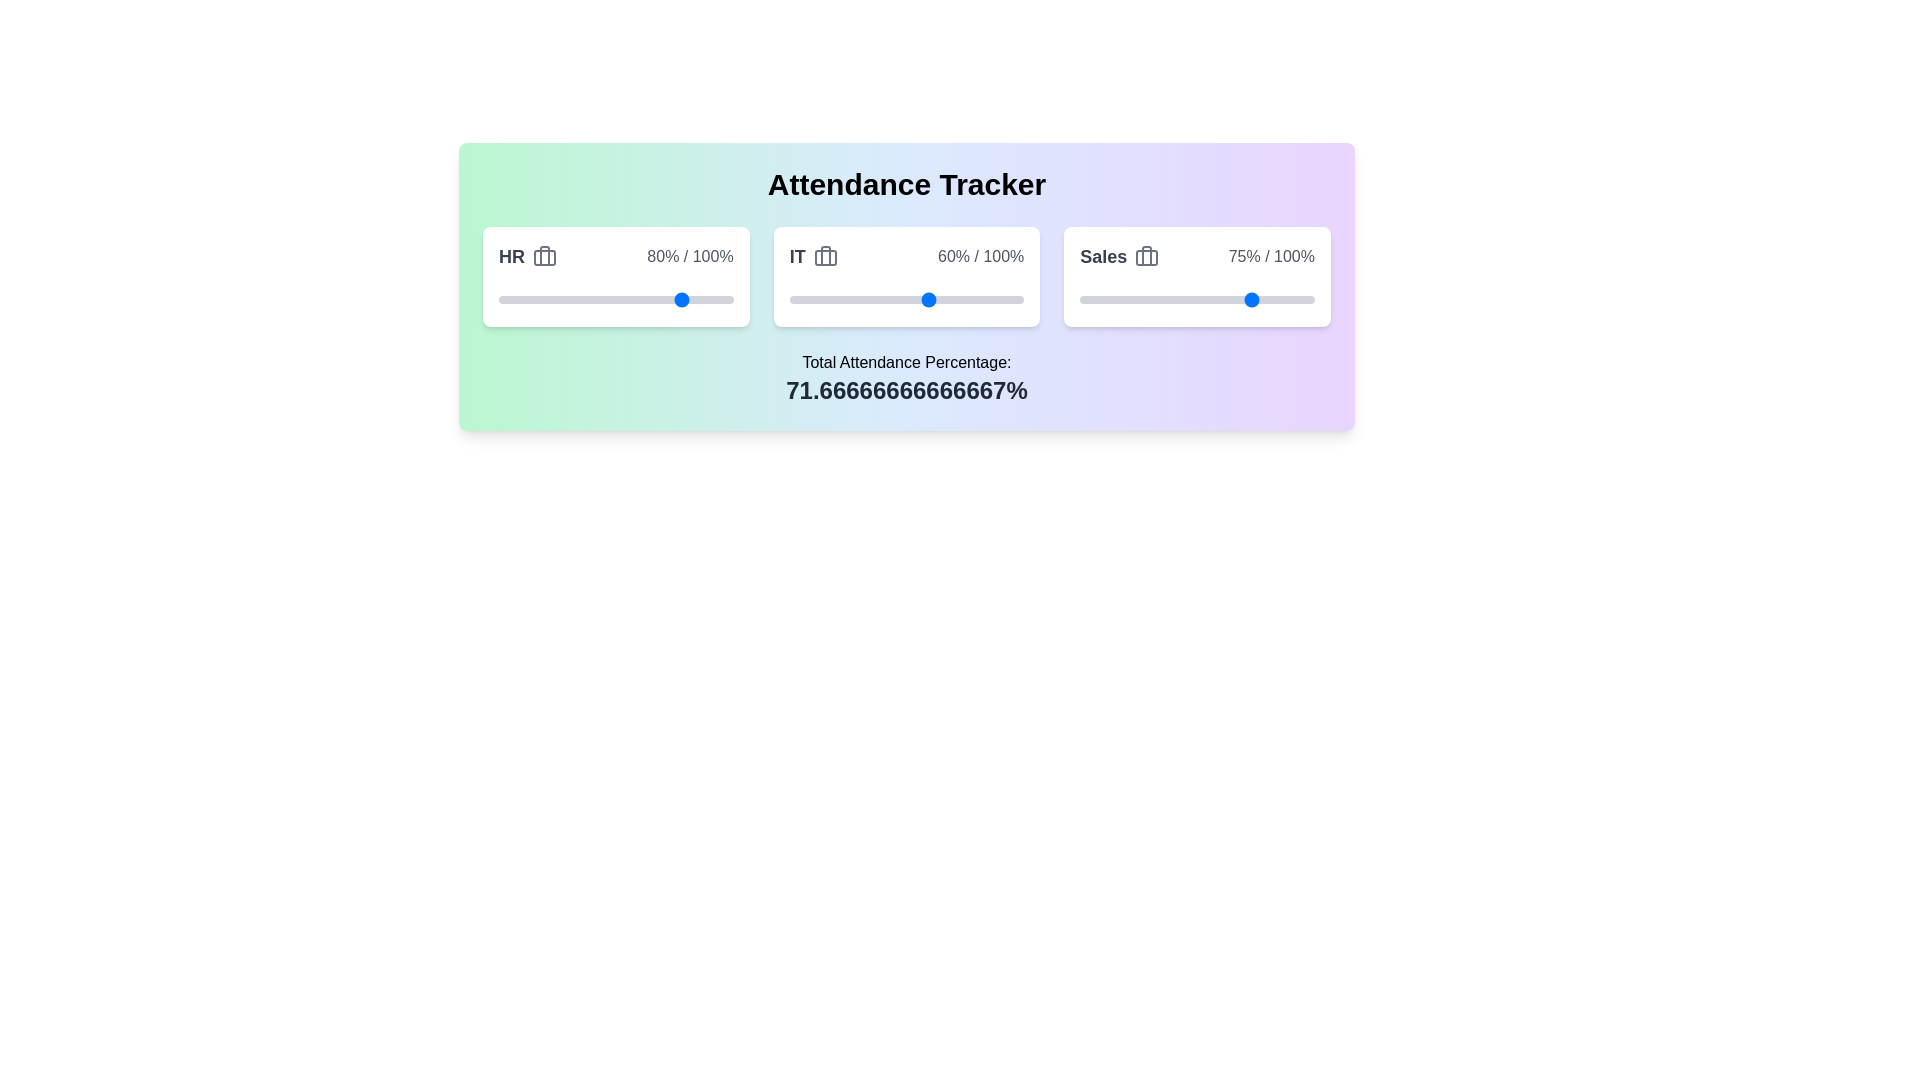  Describe the element at coordinates (642, 300) in the screenshot. I see `HR attendance percentage` at that location.